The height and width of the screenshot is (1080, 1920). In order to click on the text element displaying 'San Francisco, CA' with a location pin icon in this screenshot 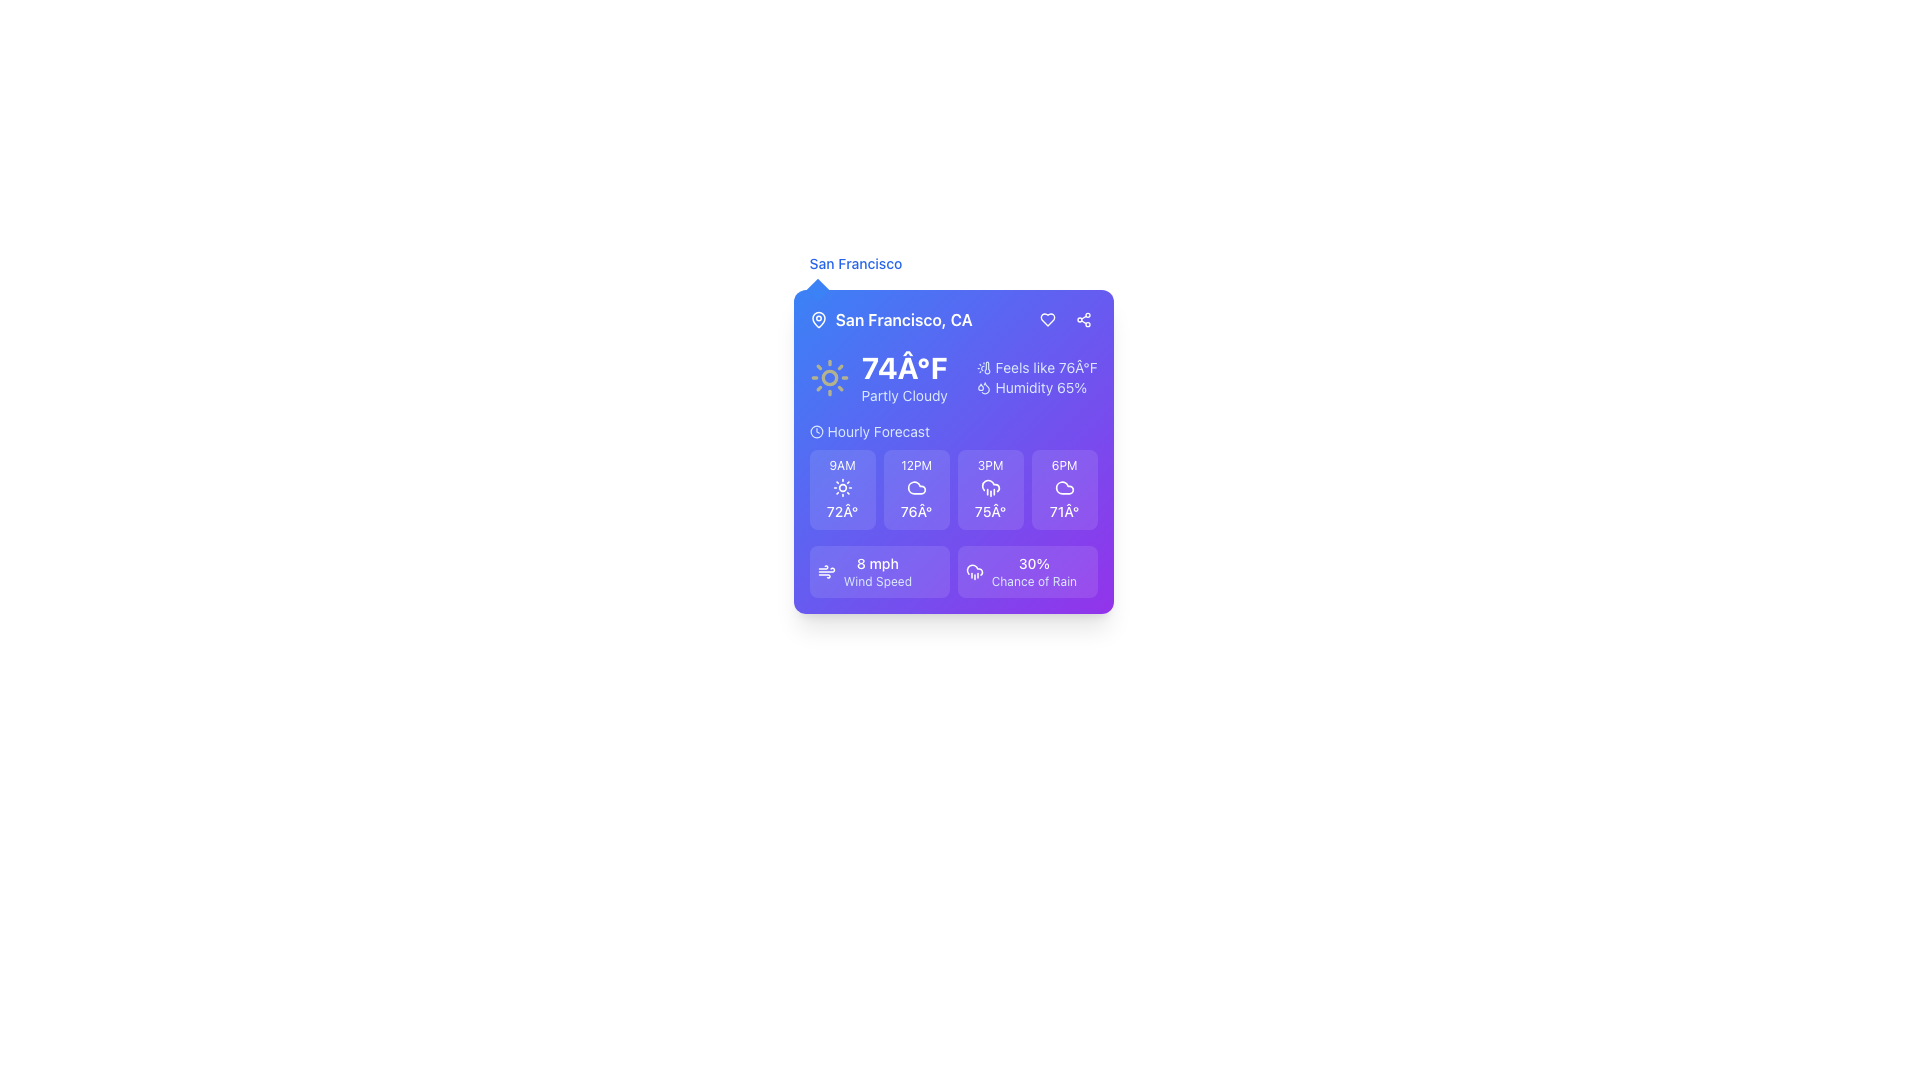, I will do `click(890, 319)`.